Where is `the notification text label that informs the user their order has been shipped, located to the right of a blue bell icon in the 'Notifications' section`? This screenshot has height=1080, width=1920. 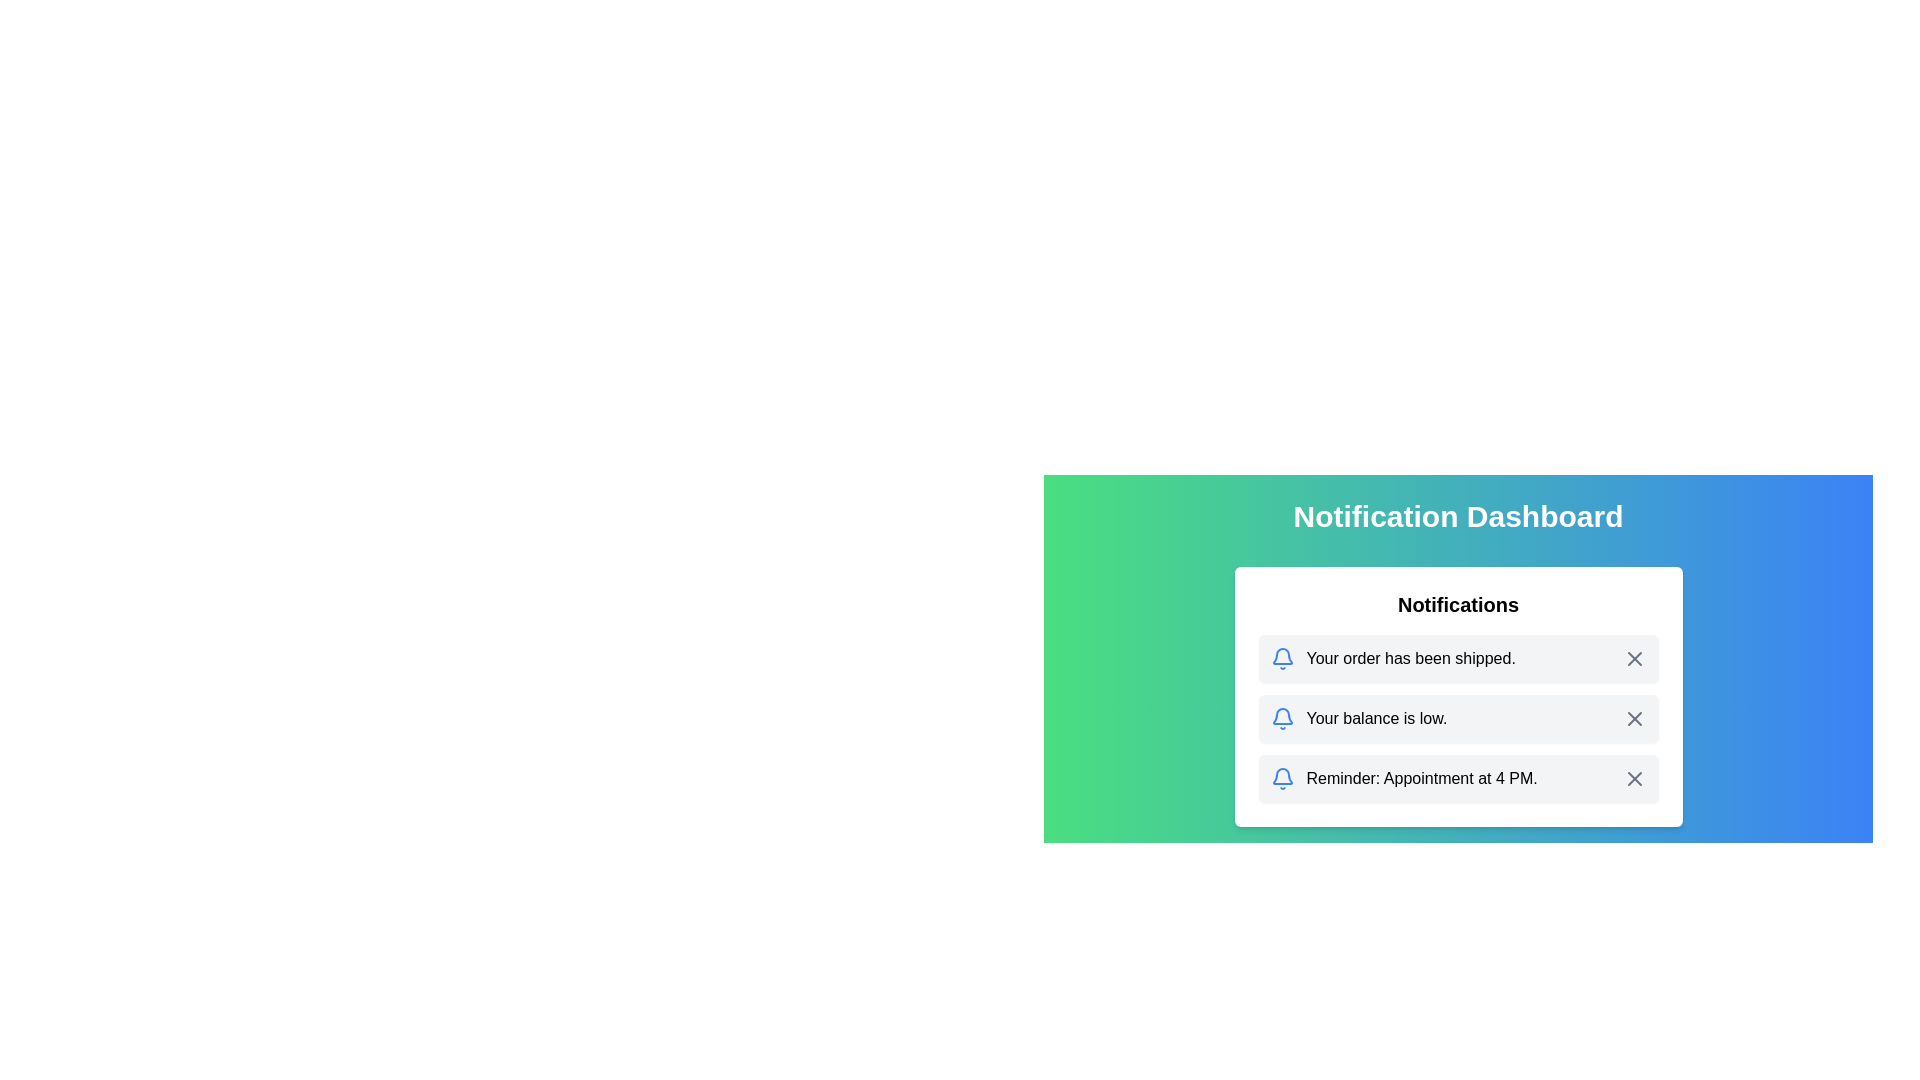 the notification text label that informs the user their order has been shipped, located to the right of a blue bell icon in the 'Notifications' section is located at coordinates (1410, 659).